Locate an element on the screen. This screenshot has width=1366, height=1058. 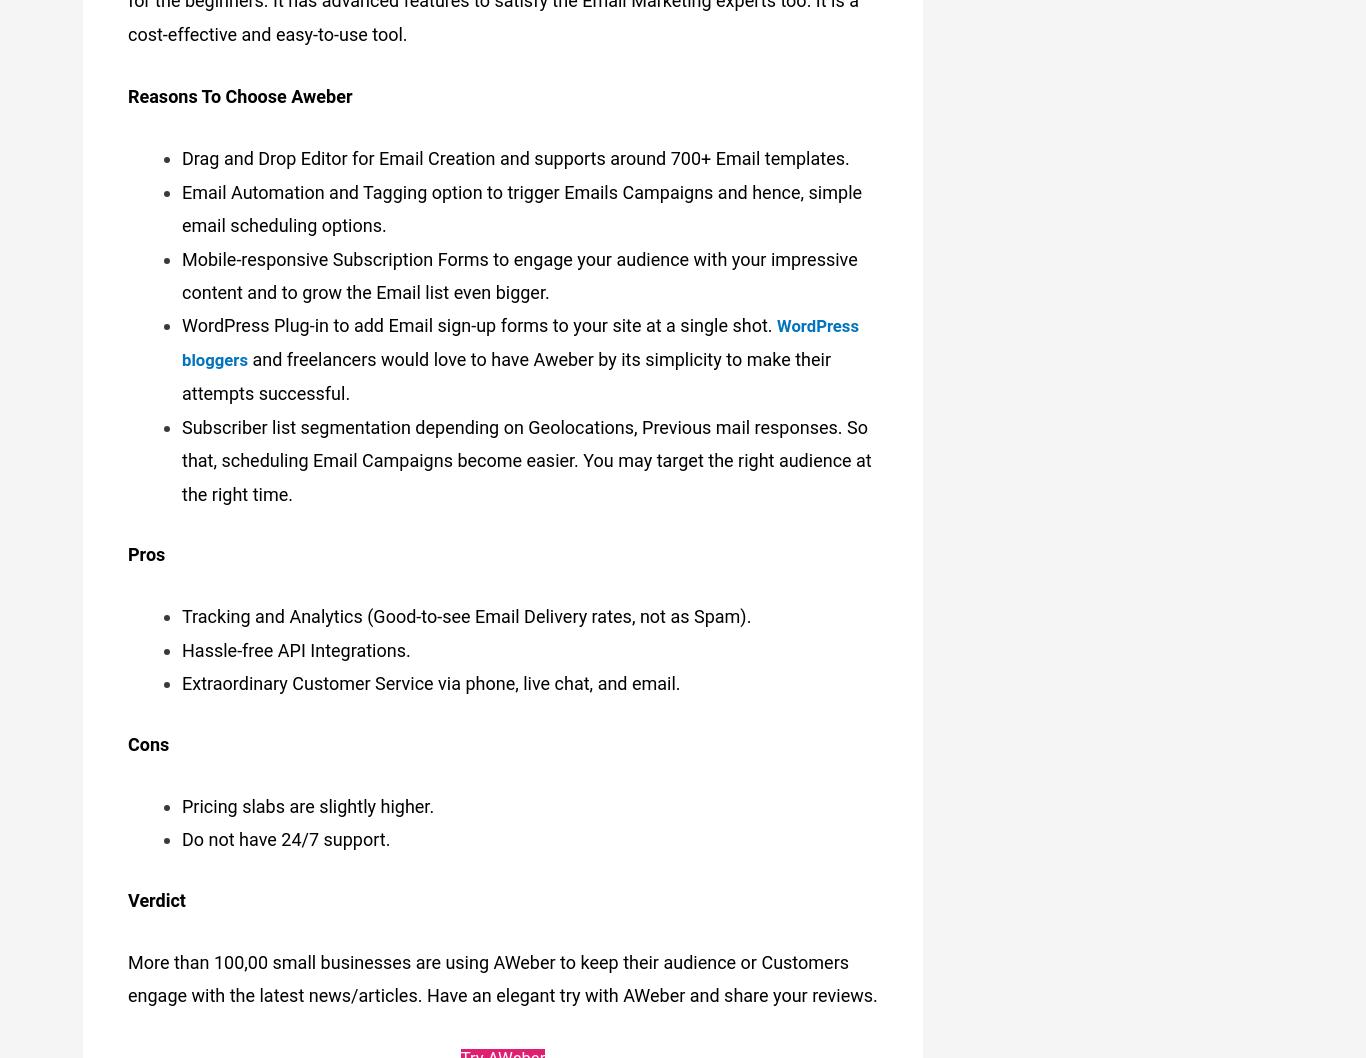
'Do not have 24/7 support.' is located at coordinates (180, 829).